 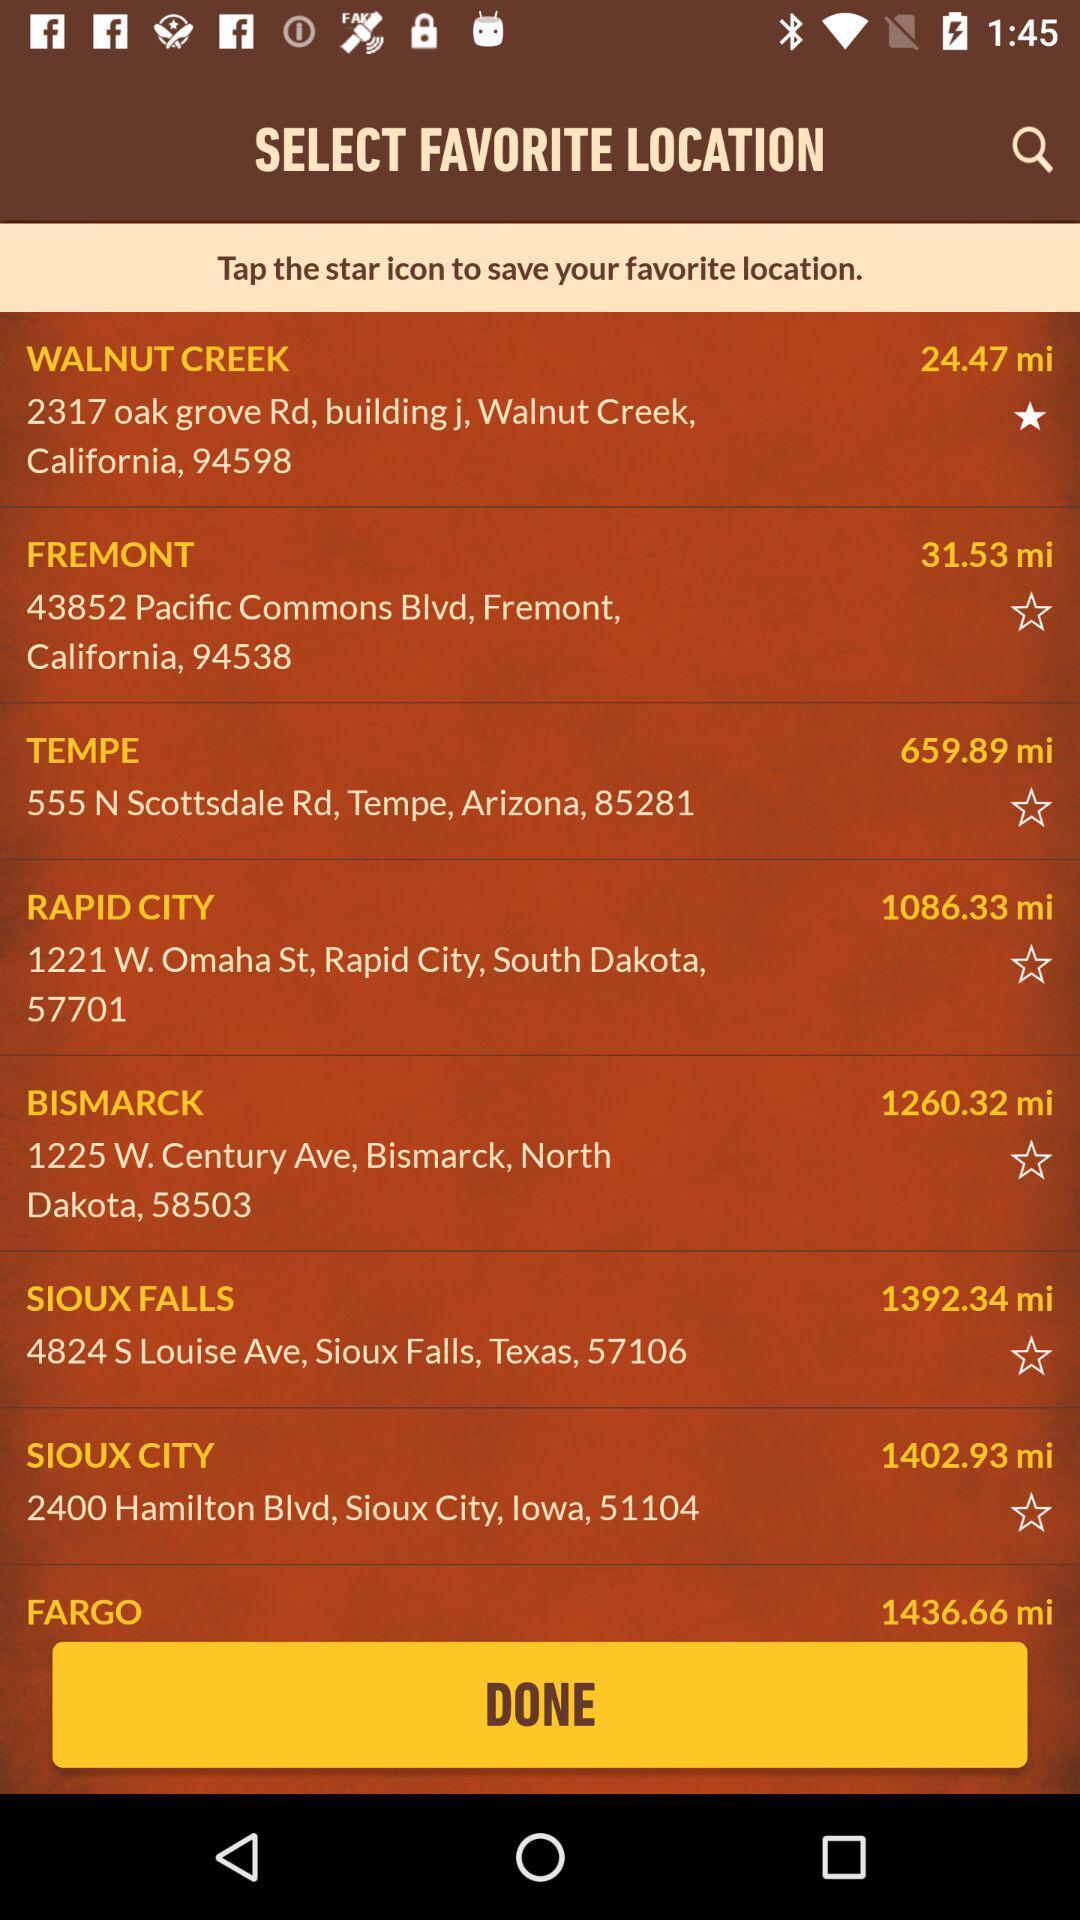 What do you see at coordinates (903, 1101) in the screenshot?
I see `the icon to the right of the bismarck` at bounding box center [903, 1101].